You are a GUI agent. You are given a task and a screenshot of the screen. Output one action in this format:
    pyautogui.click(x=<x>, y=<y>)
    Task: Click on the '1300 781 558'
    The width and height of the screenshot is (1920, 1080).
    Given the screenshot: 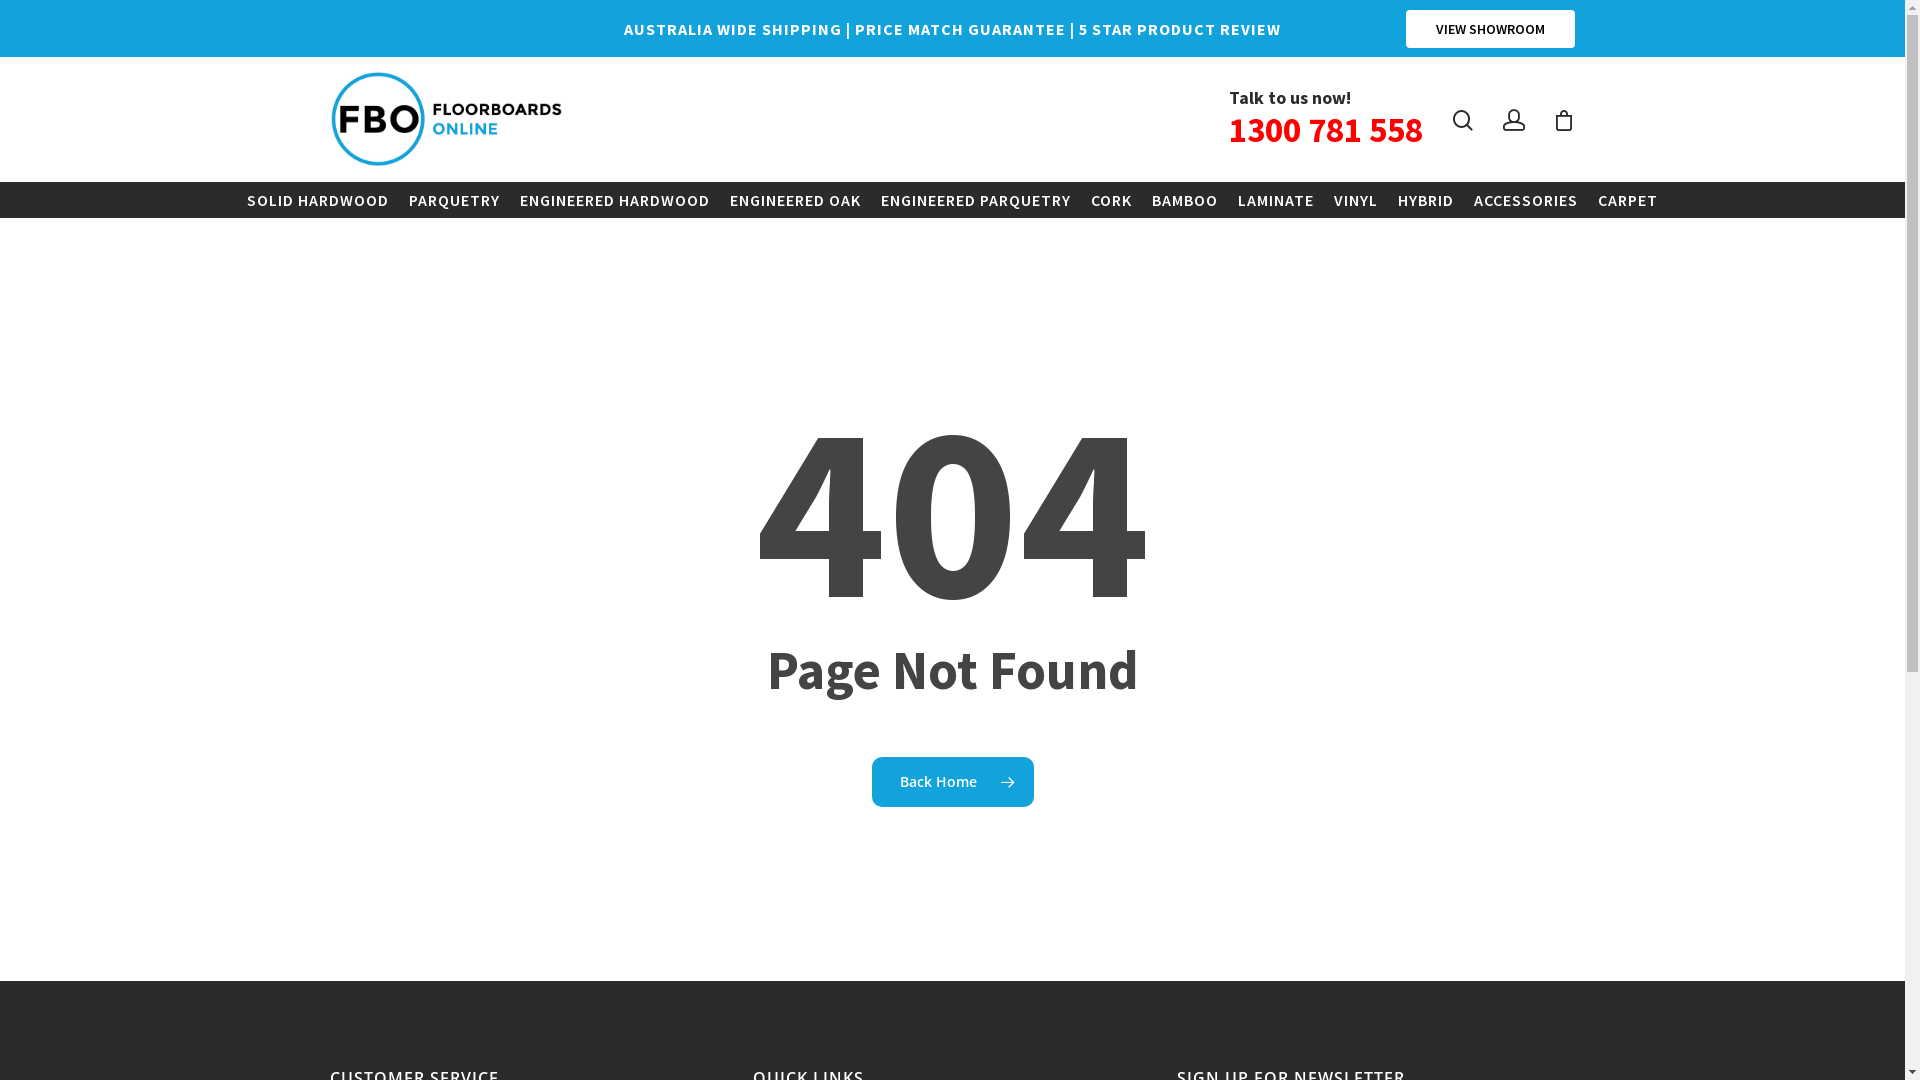 What is the action you would take?
    pyautogui.click(x=1325, y=130)
    